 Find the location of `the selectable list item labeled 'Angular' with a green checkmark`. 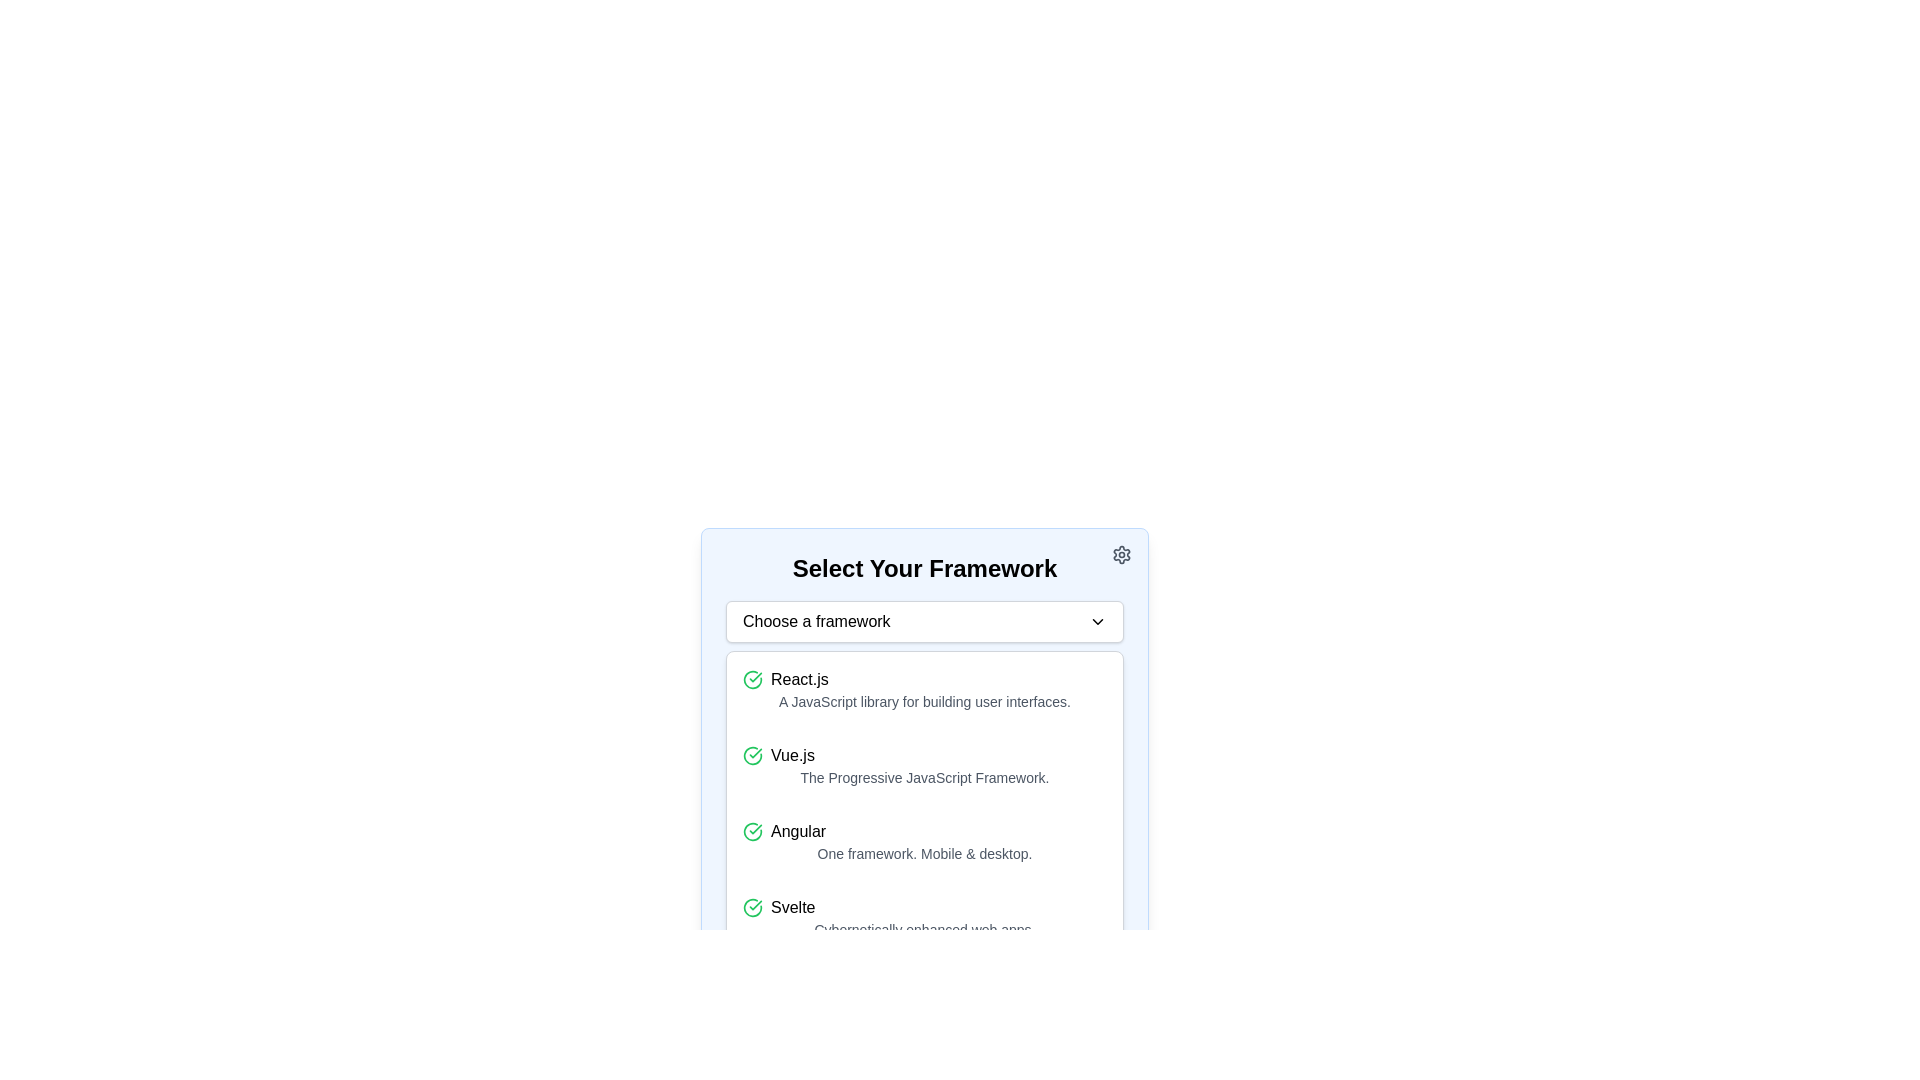

the selectable list item labeled 'Angular' with a green checkmark is located at coordinates (924, 841).